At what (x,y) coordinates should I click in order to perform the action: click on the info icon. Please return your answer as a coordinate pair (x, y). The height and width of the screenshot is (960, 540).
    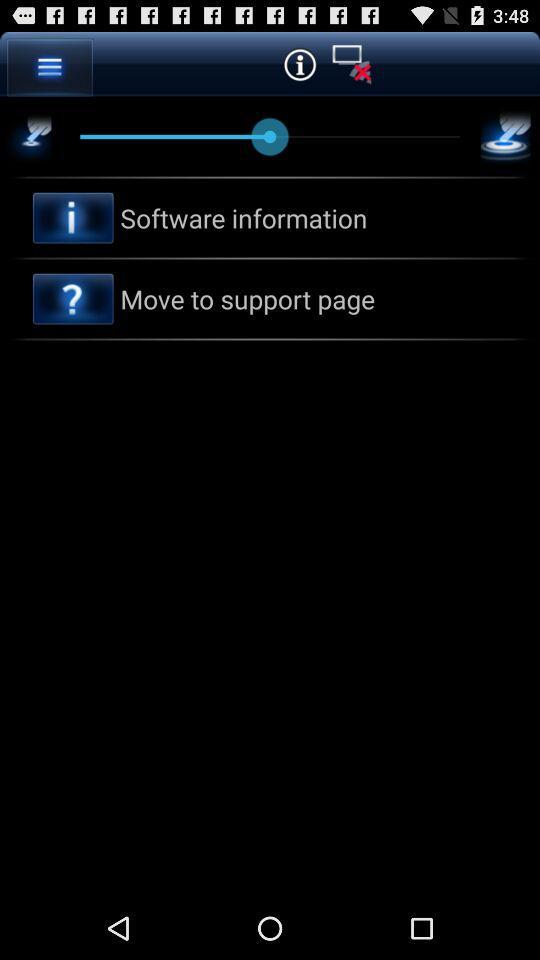
    Looking at the image, I should click on (298, 68).